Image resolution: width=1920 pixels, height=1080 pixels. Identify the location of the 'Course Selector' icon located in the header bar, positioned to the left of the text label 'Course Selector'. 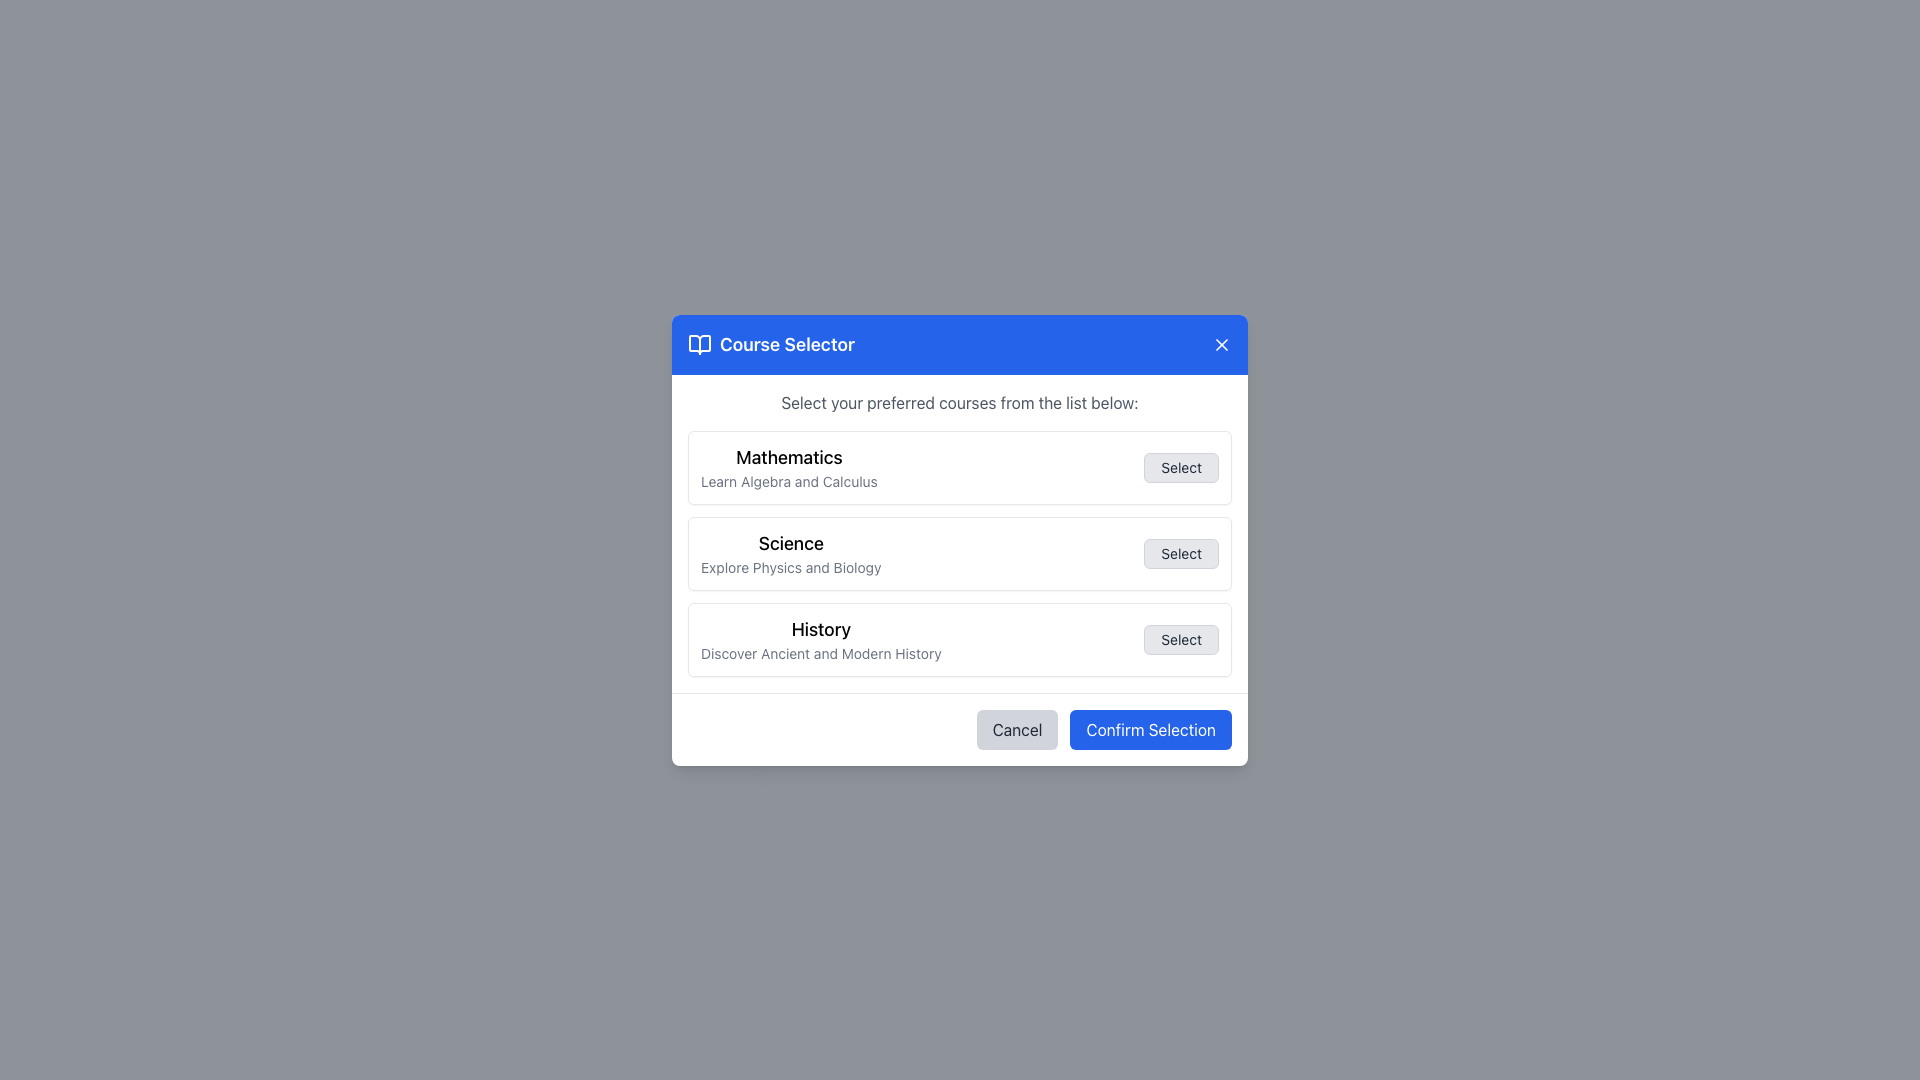
(700, 342).